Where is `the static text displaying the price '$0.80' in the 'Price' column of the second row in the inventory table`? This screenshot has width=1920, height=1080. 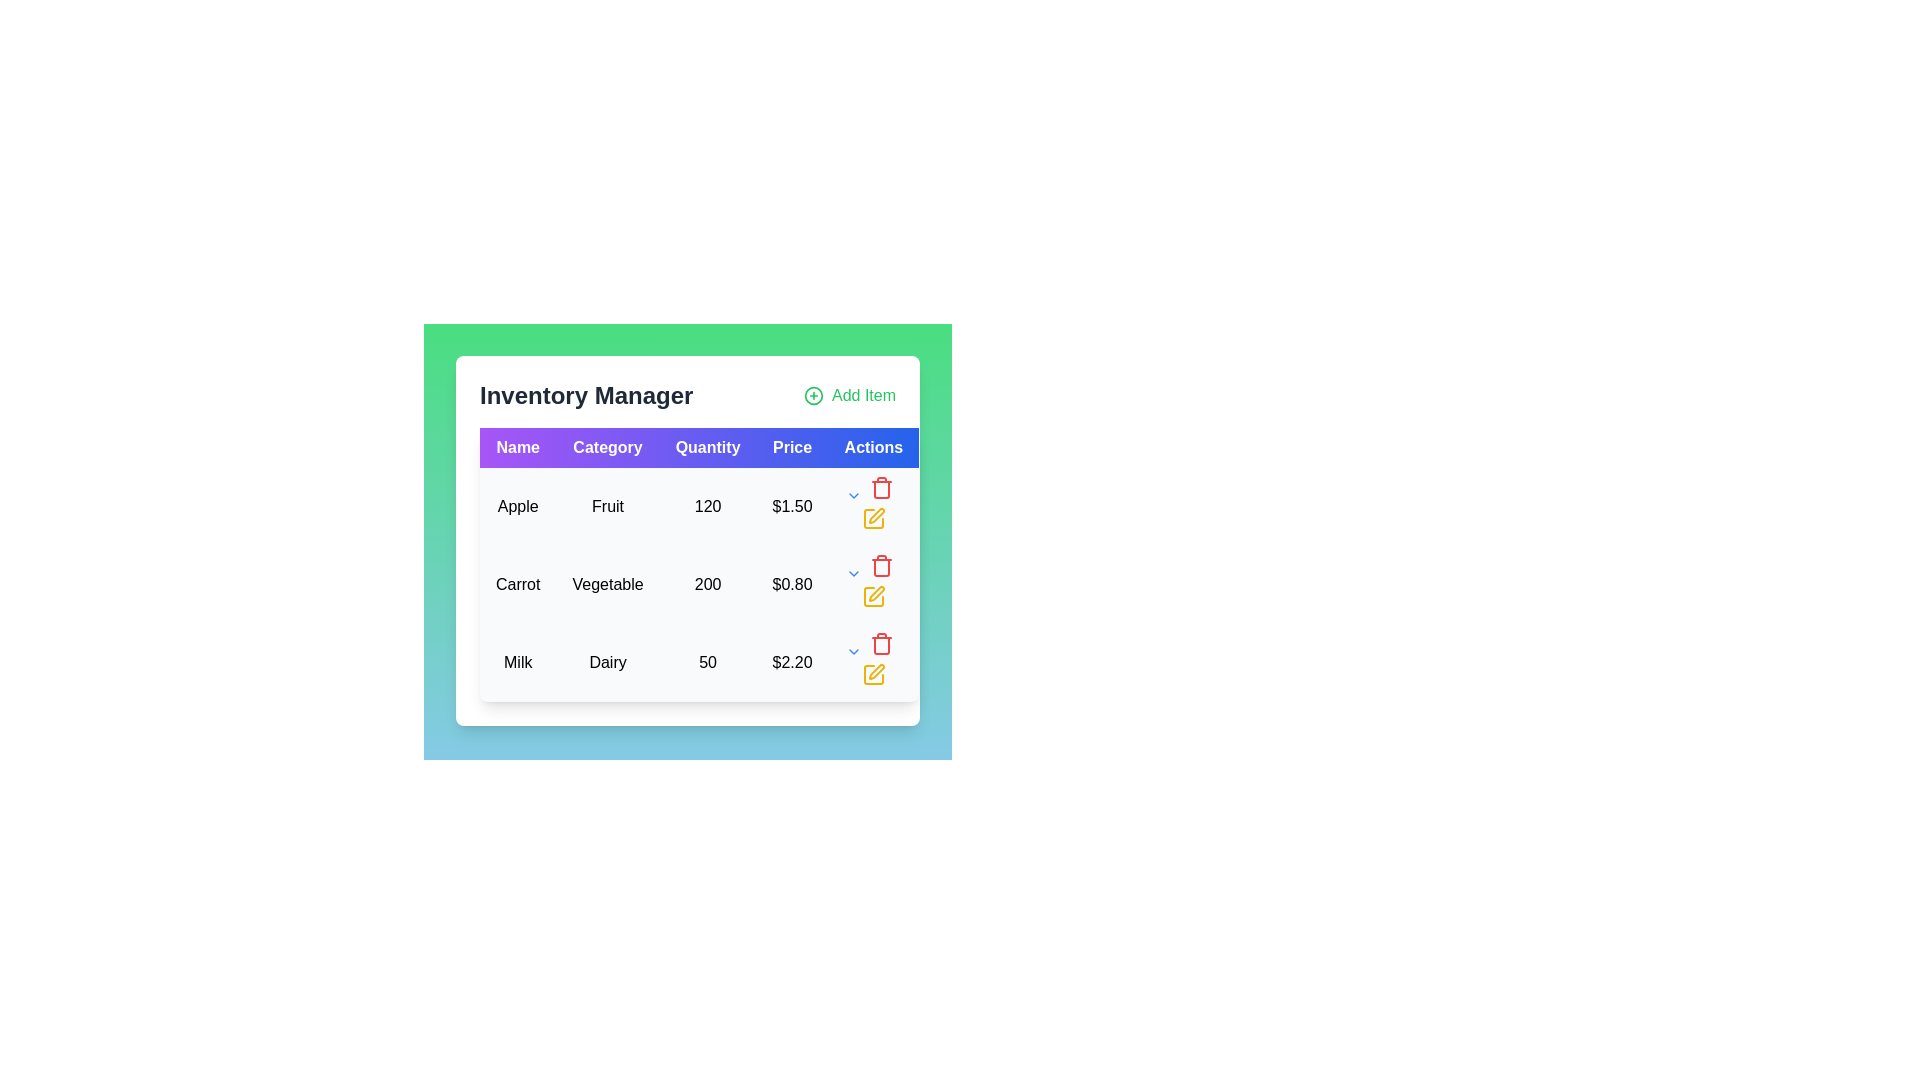 the static text displaying the price '$0.80' in the 'Price' column of the second row in the inventory table is located at coordinates (791, 585).